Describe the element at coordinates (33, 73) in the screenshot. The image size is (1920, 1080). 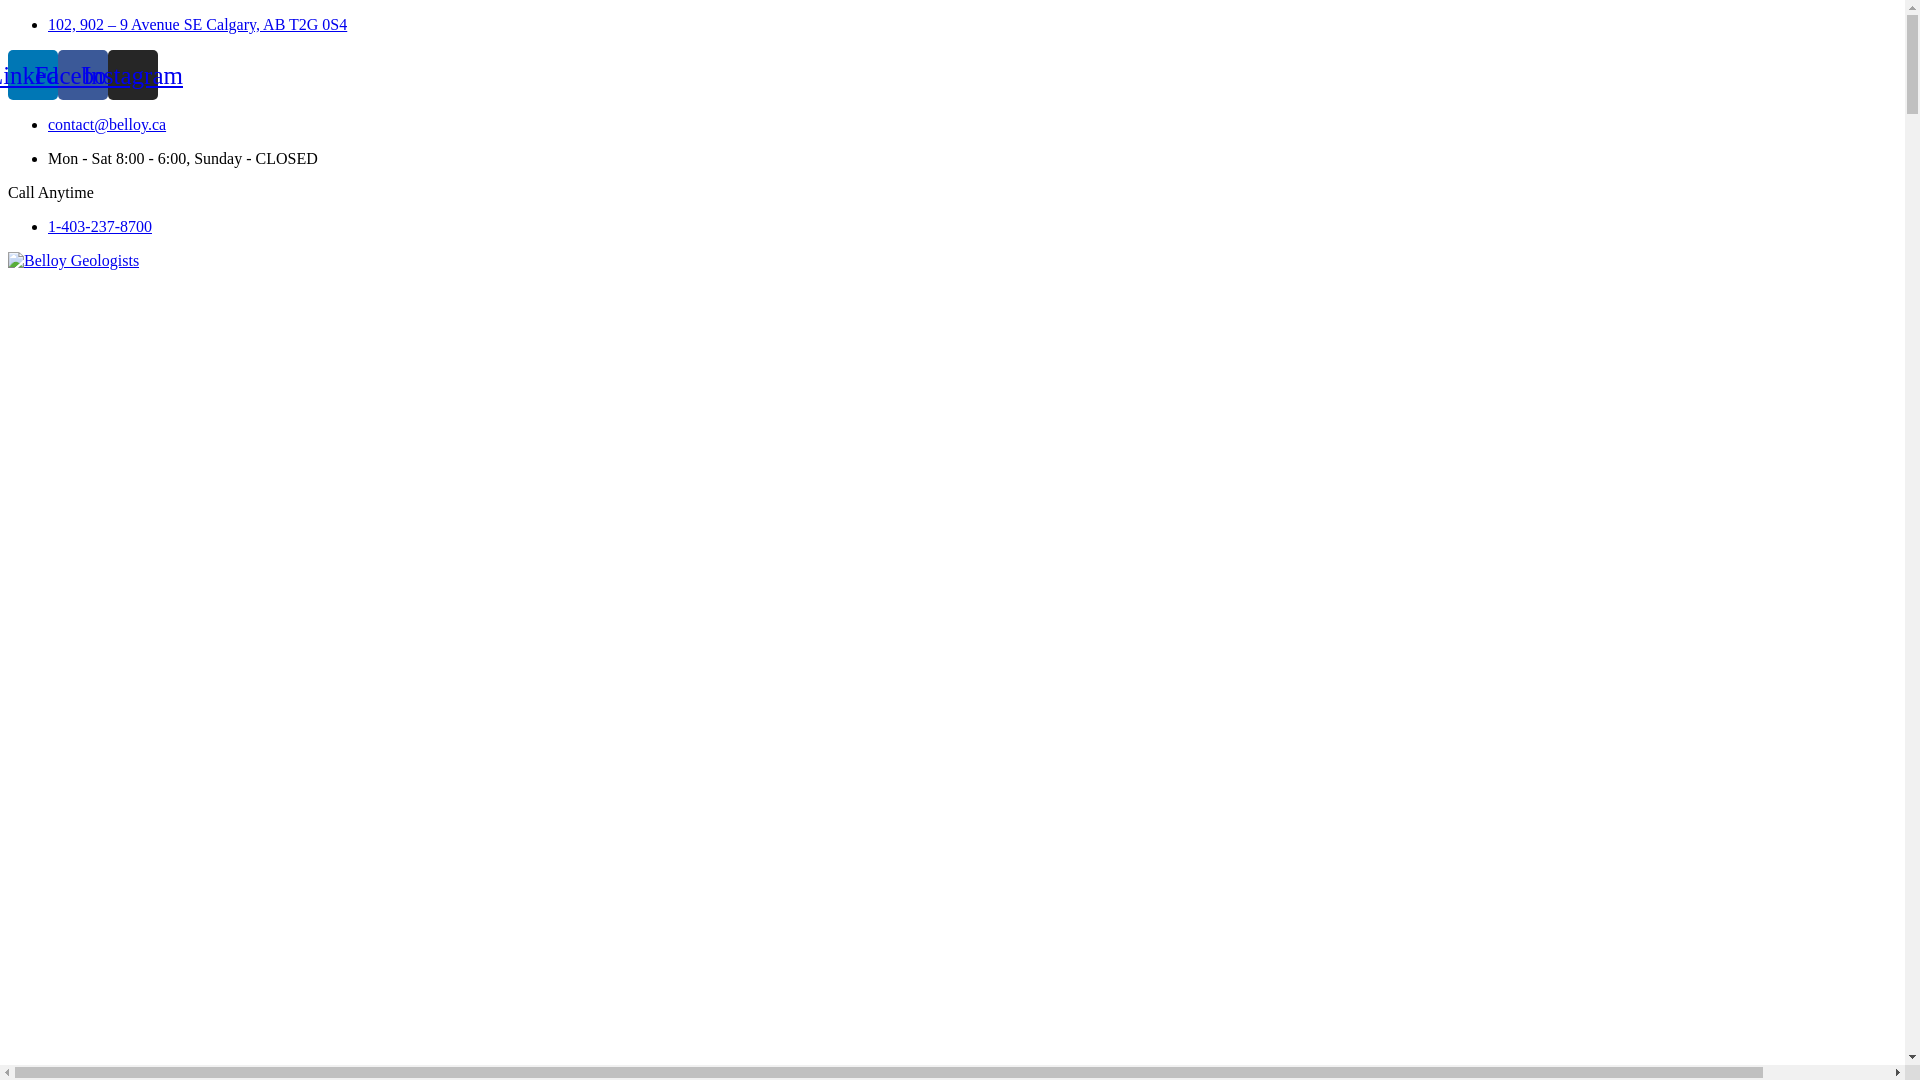
I see `'Linkedin'` at that location.